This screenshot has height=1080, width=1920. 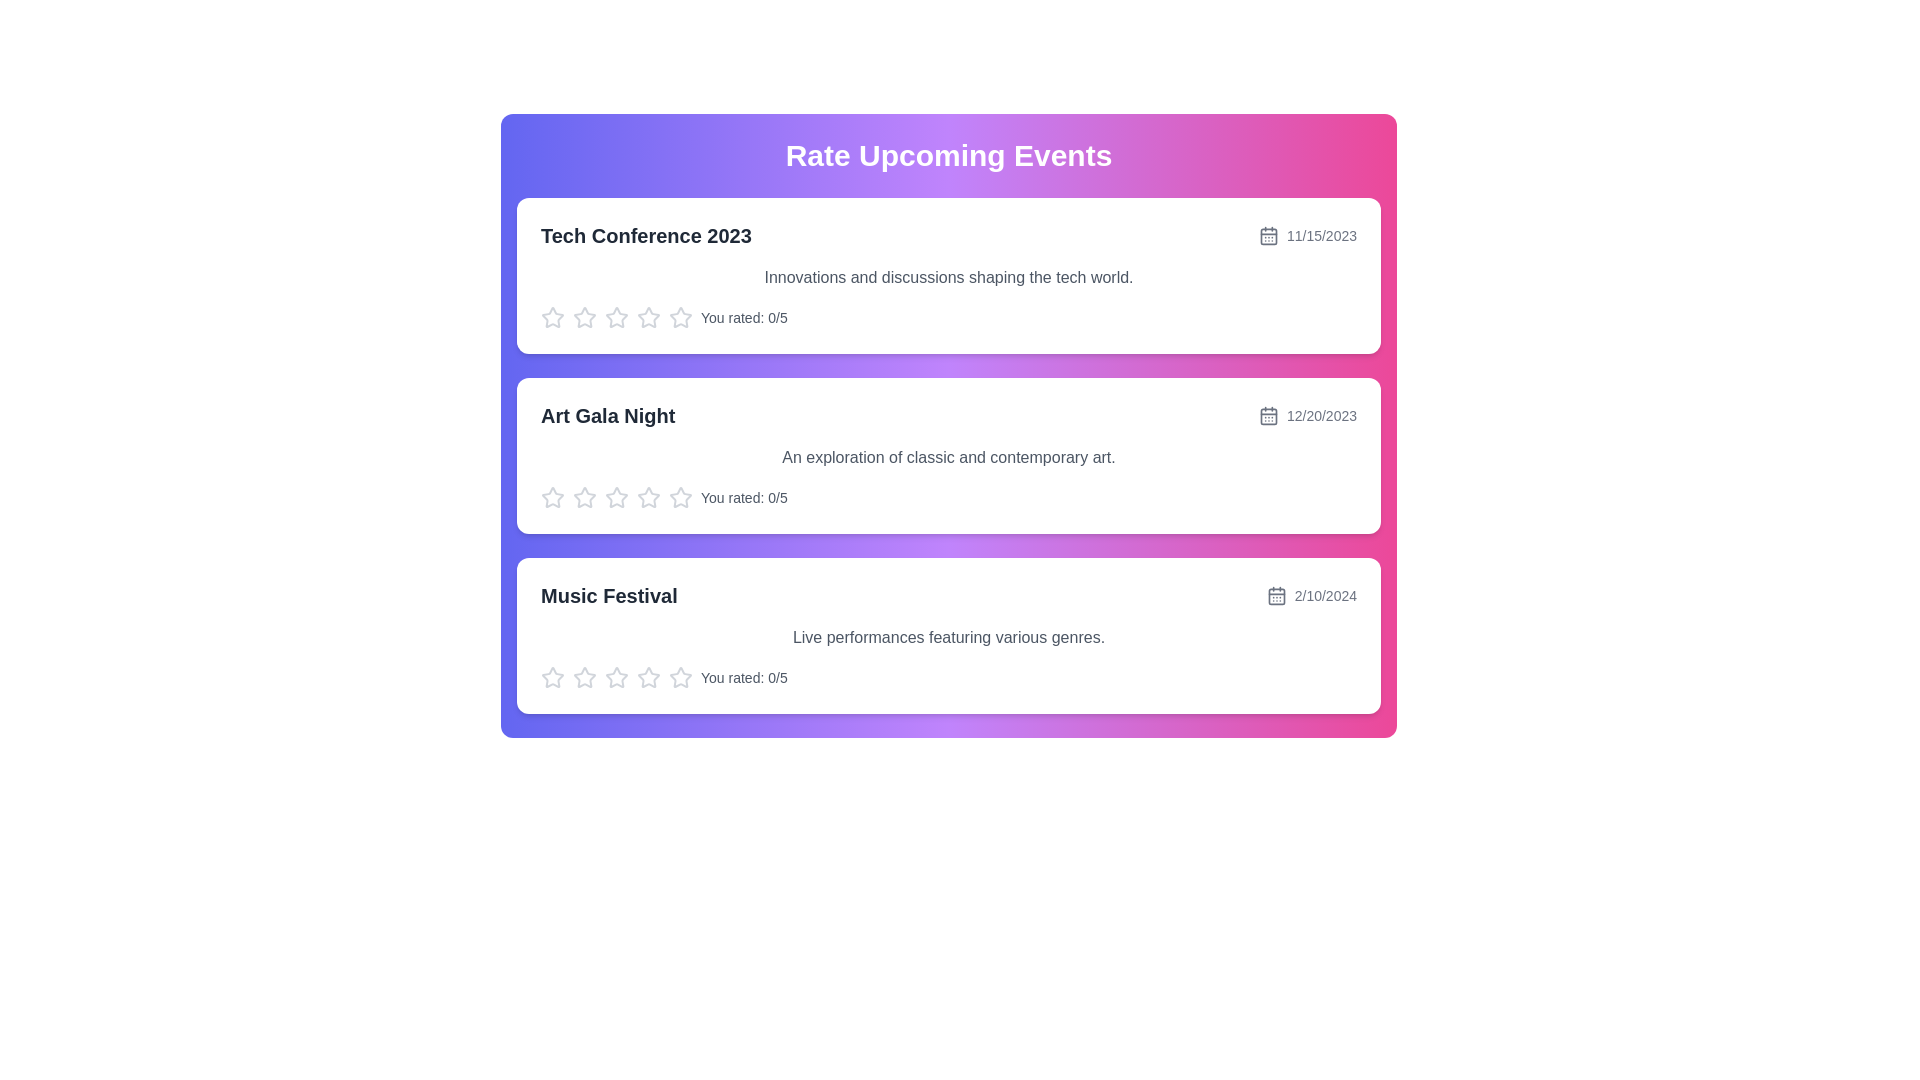 What do you see at coordinates (648, 677) in the screenshot?
I see `the fifth hollow gray star icon` at bounding box center [648, 677].